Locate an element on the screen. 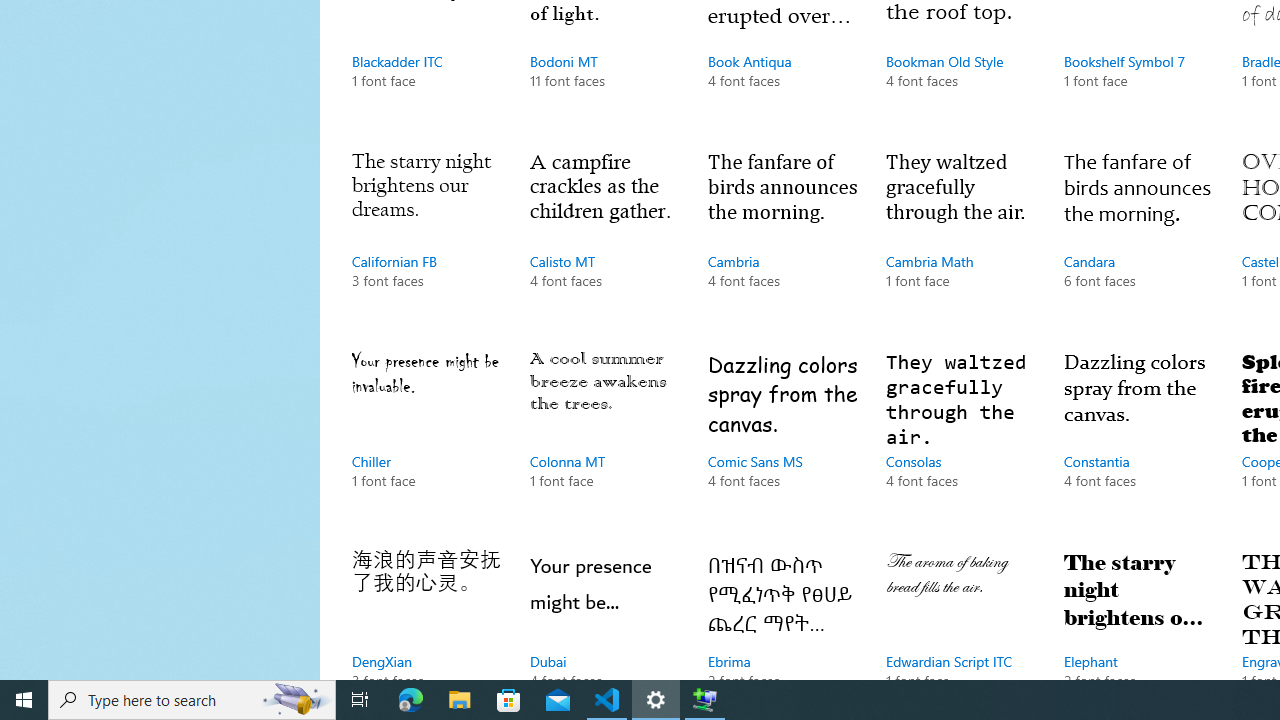 The width and height of the screenshot is (1280, 720). 'Calisto MT, 4 font faces' is located at coordinates (603, 238).